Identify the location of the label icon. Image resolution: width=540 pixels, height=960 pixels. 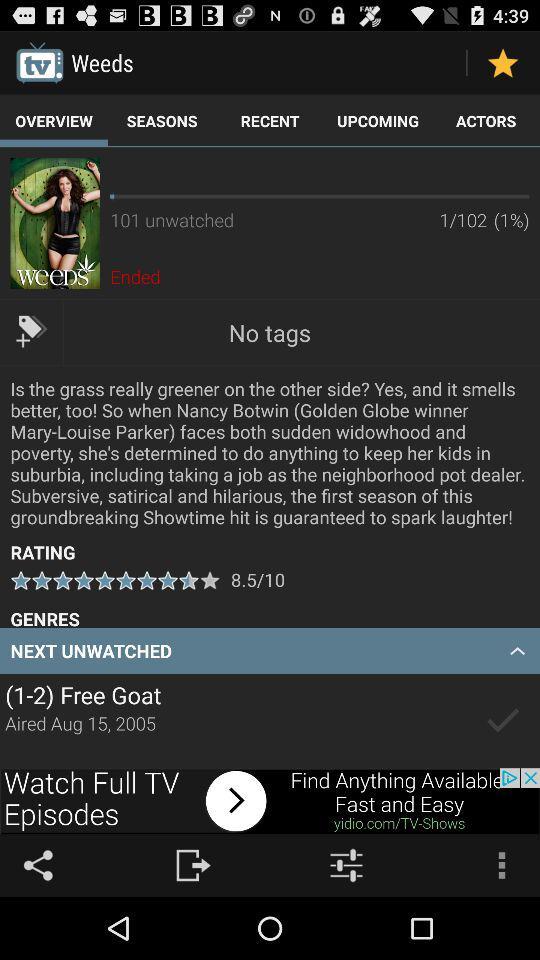
(30, 354).